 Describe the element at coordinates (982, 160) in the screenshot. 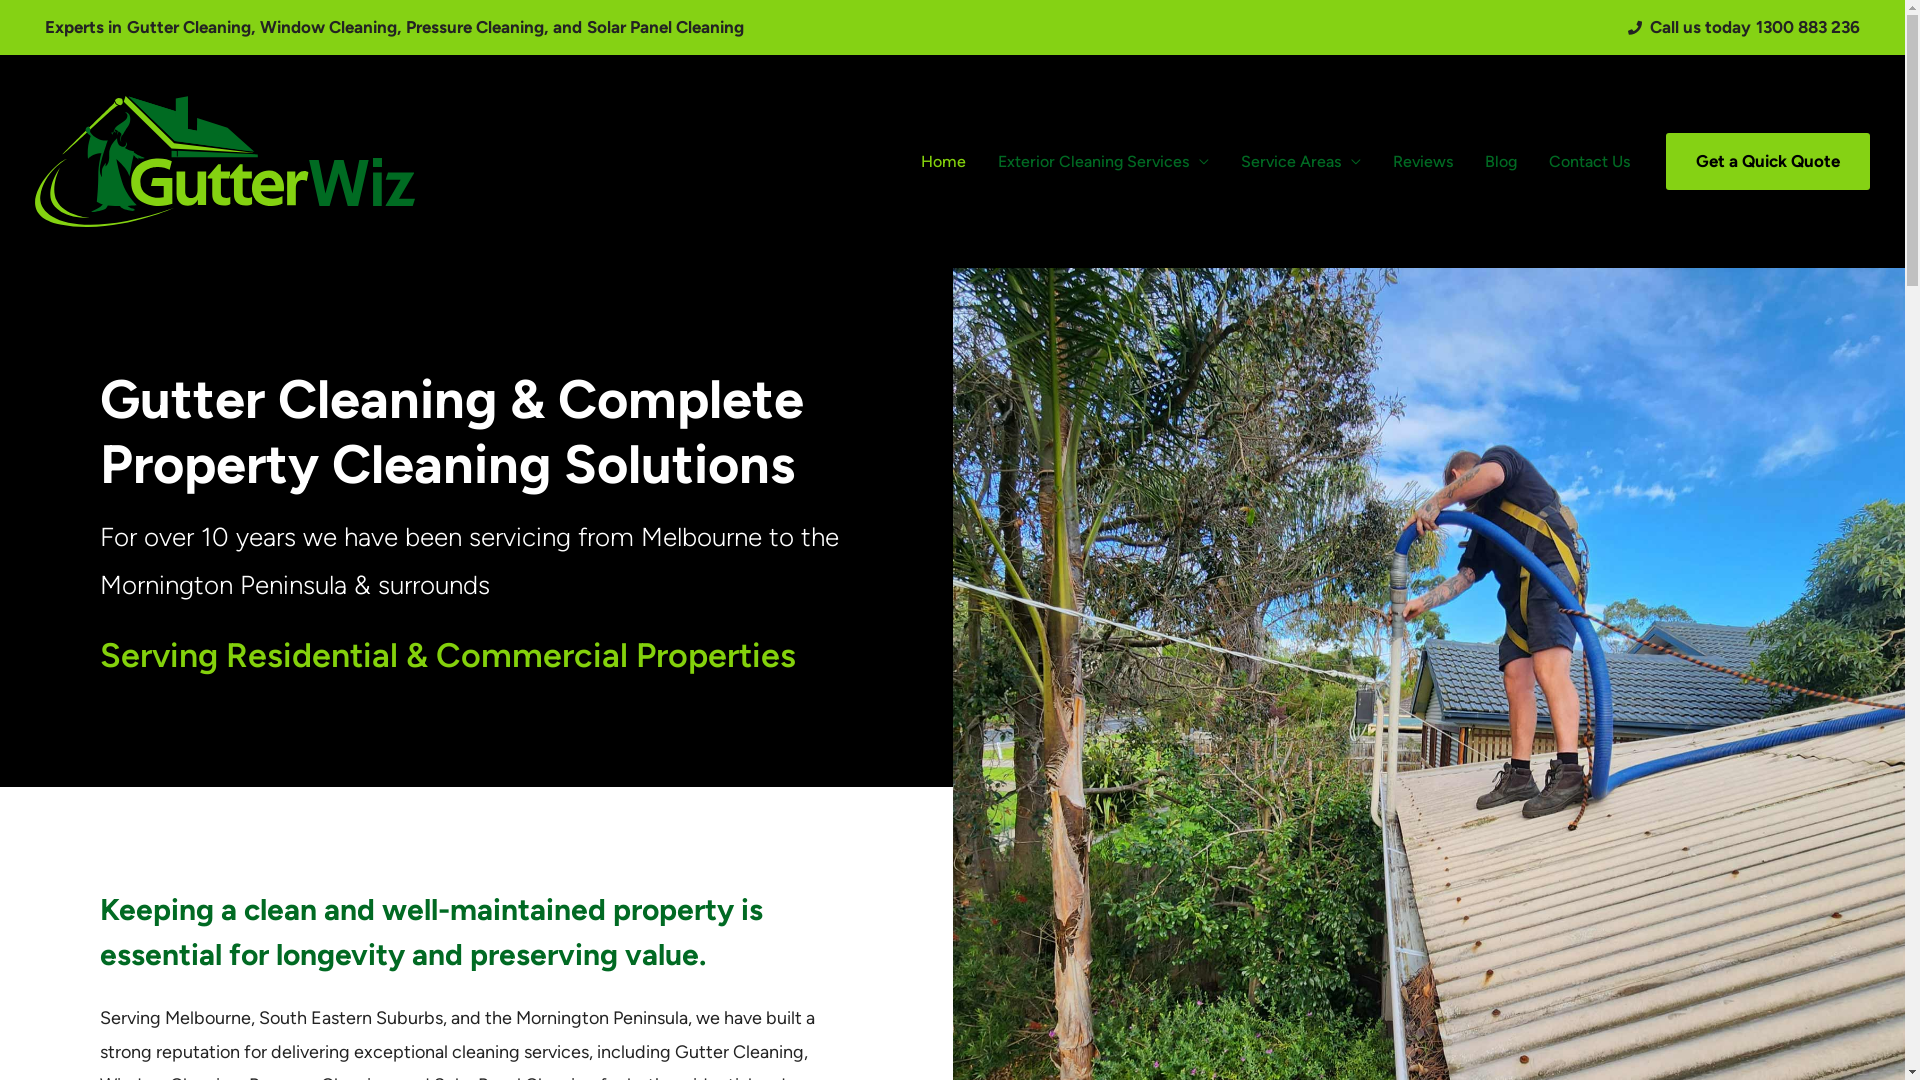

I see `'Exterior Cleaning Services'` at that location.